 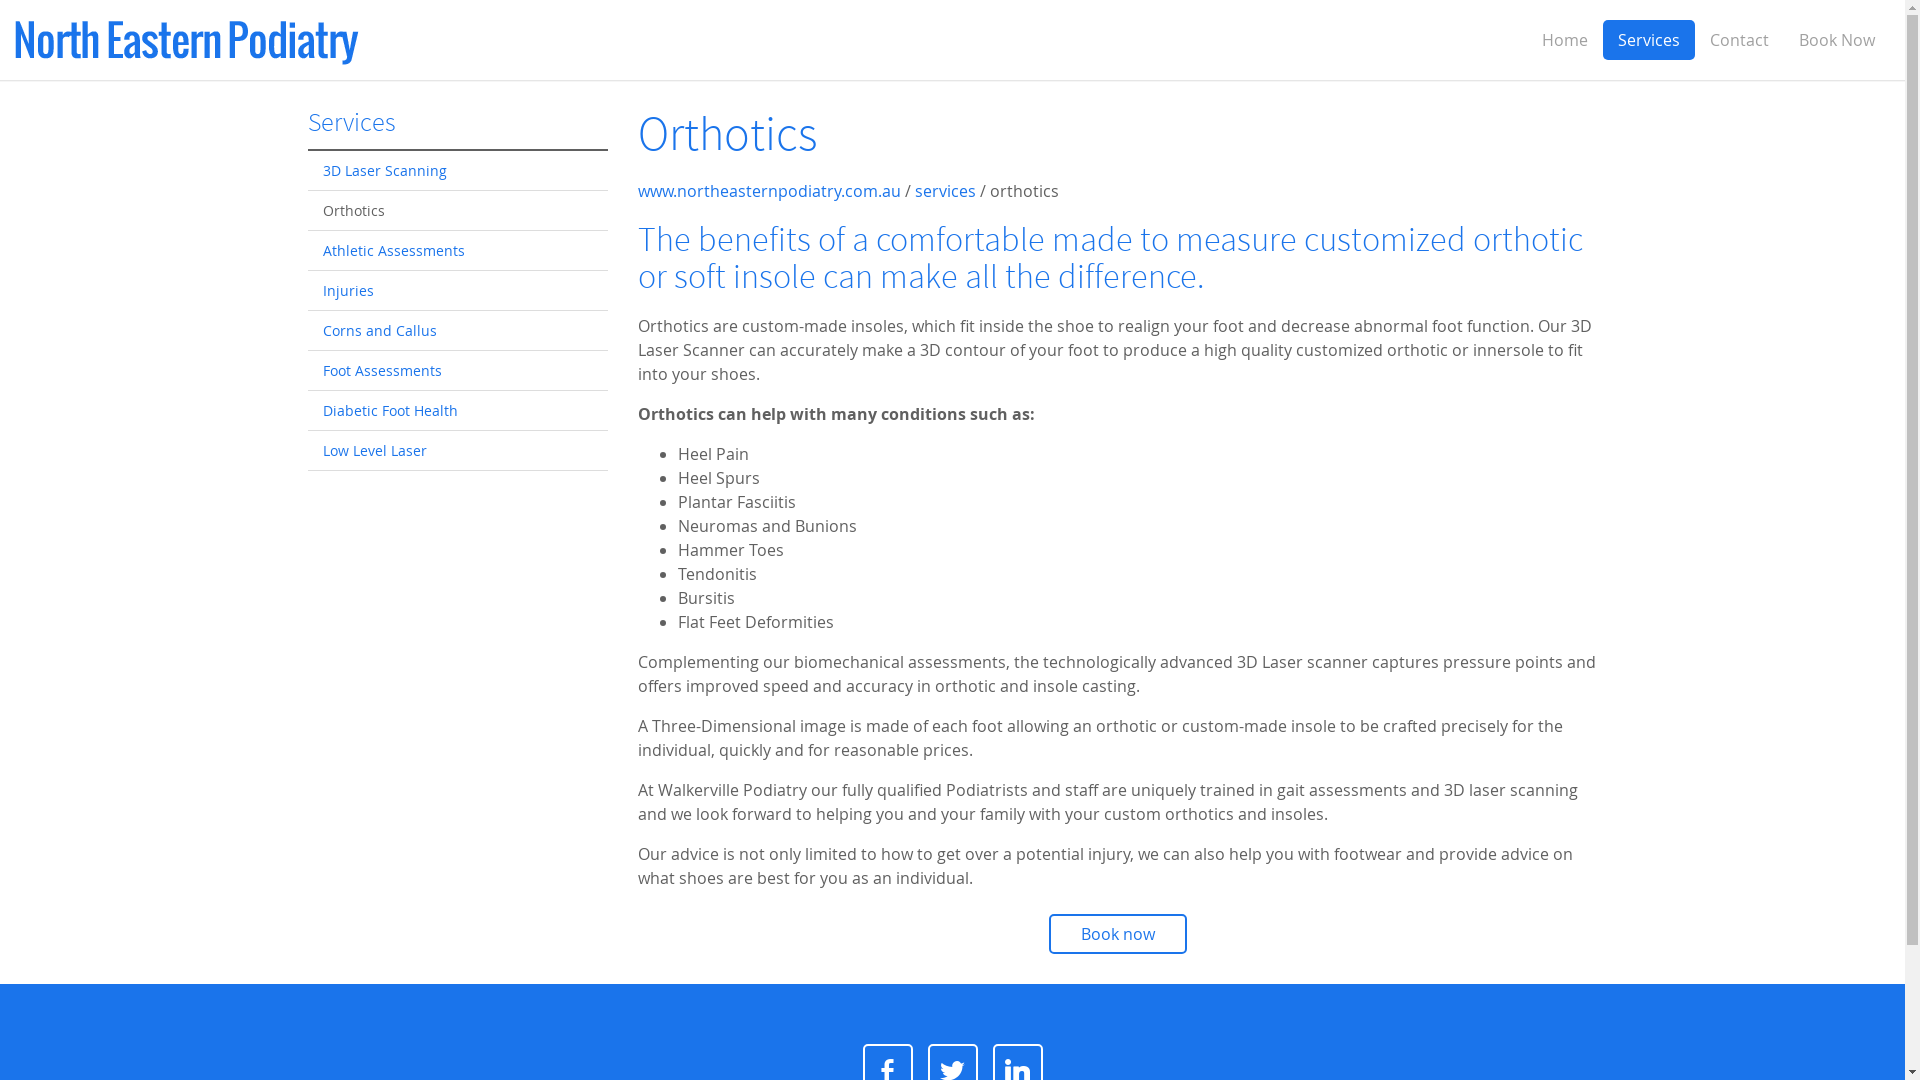 What do you see at coordinates (456, 330) in the screenshot?
I see `'Corns and Callus'` at bounding box center [456, 330].